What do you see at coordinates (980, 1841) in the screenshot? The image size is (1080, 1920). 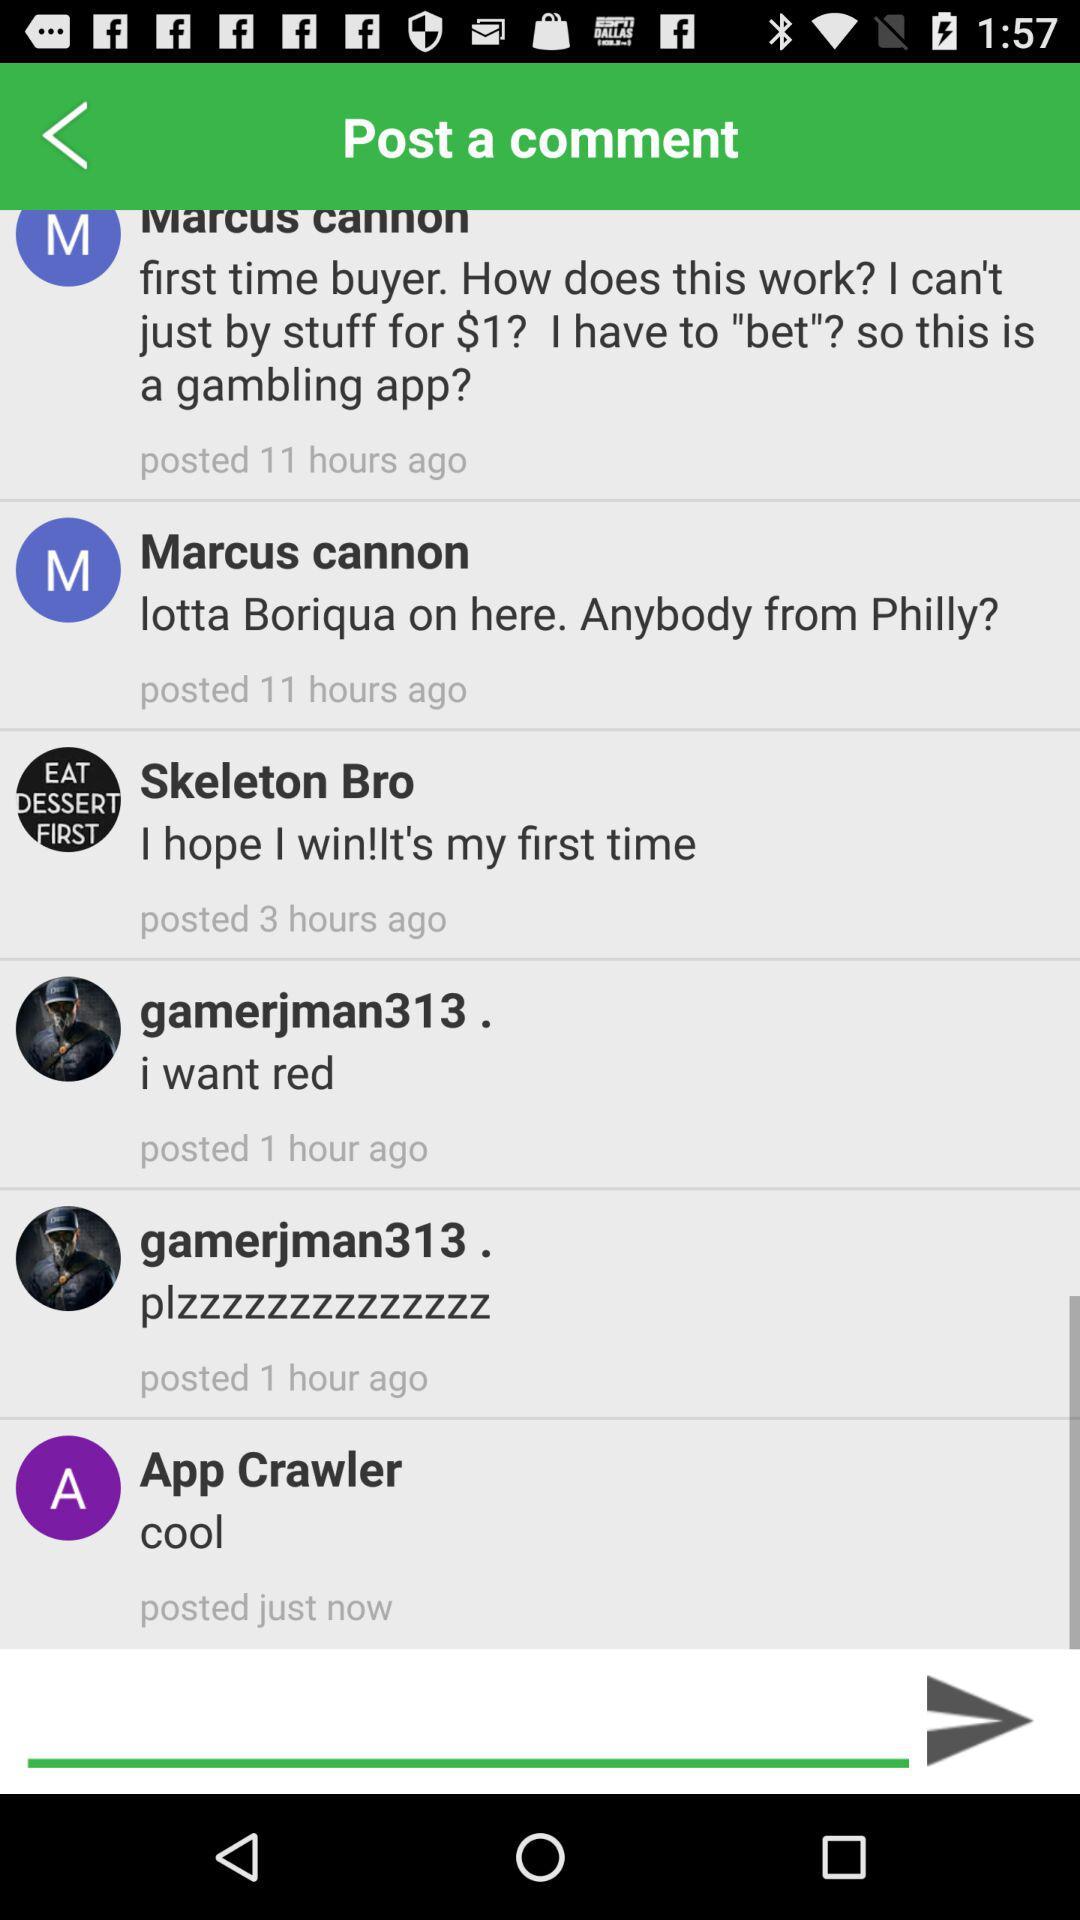 I see `the send icon` at bounding box center [980, 1841].